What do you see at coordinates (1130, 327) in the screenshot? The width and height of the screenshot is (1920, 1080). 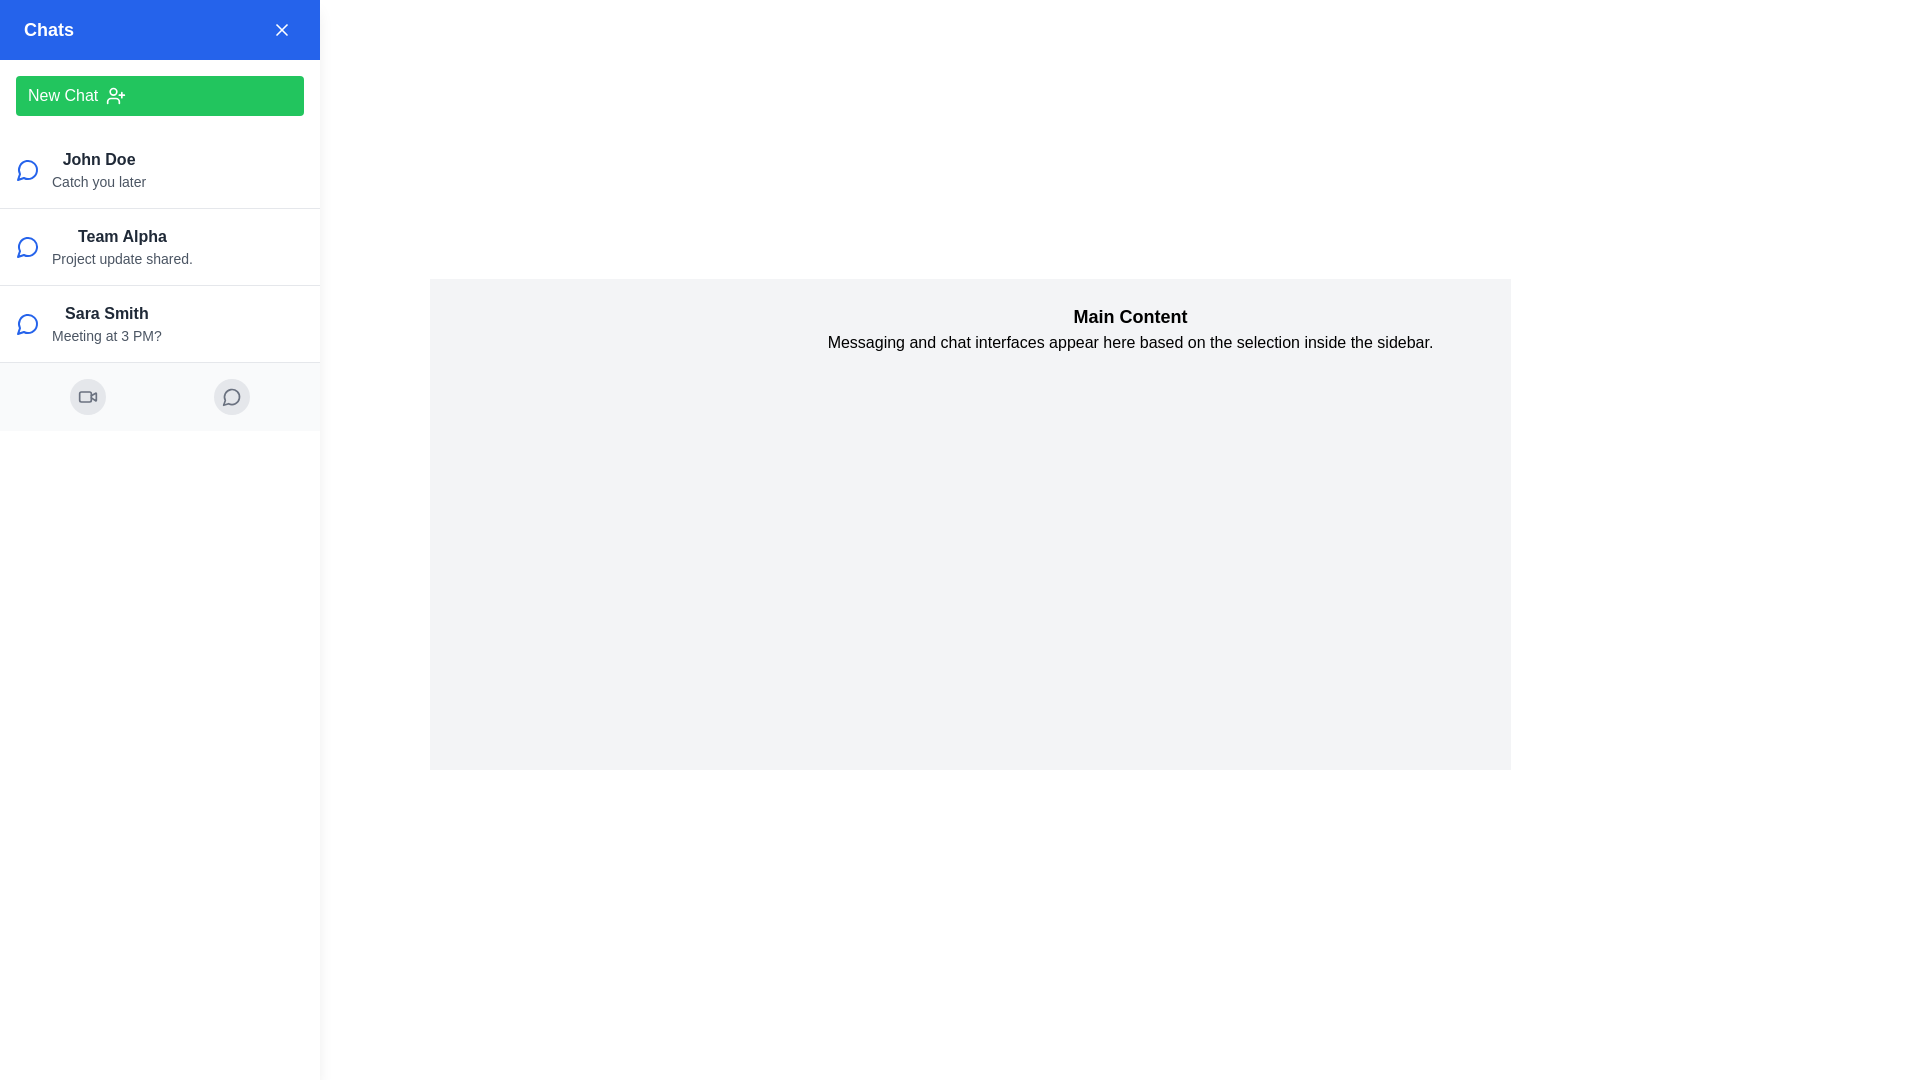 I see `the Informational text block element that has a bold heading saying 'Main Content' and provides messaging and chat information, located near the center-right of the interface` at bounding box center [1130, 327].